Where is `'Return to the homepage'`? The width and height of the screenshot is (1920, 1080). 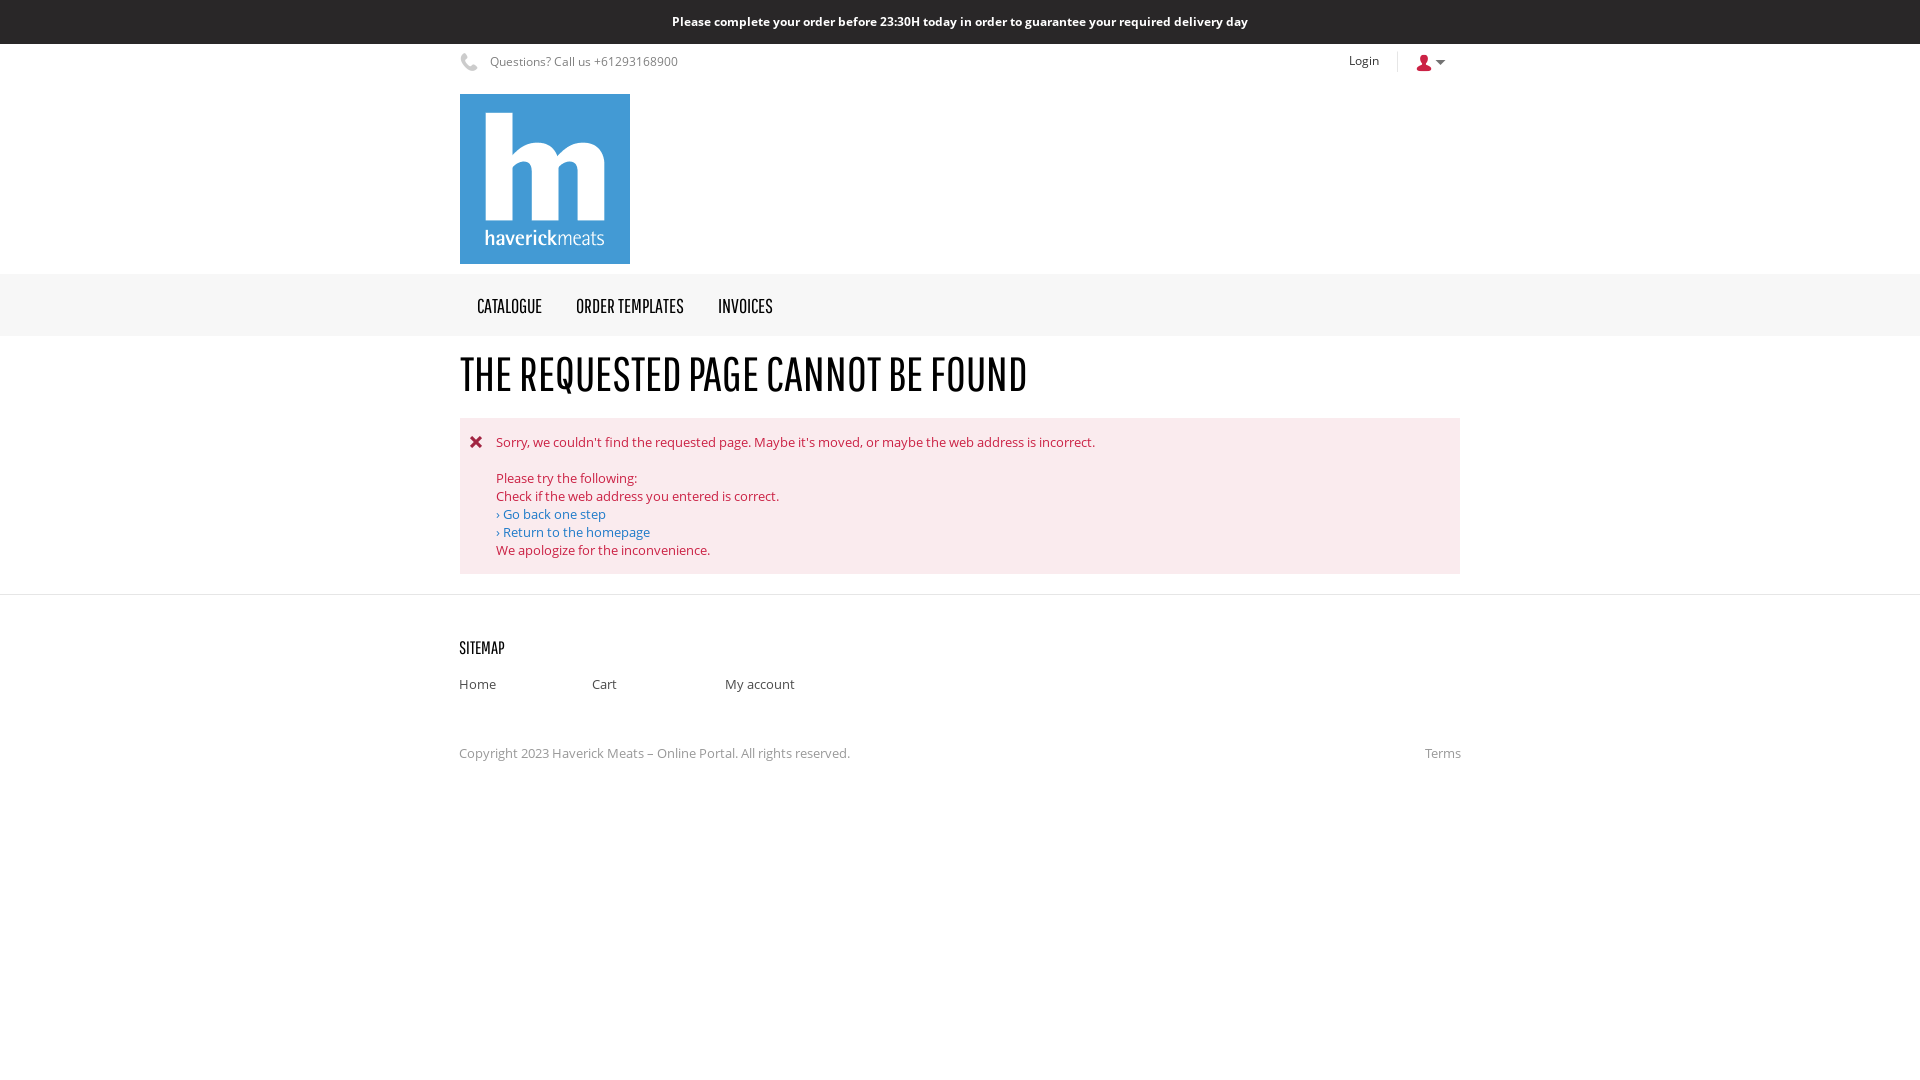 'Return to the homepage' is located at coordinates (571, 531).